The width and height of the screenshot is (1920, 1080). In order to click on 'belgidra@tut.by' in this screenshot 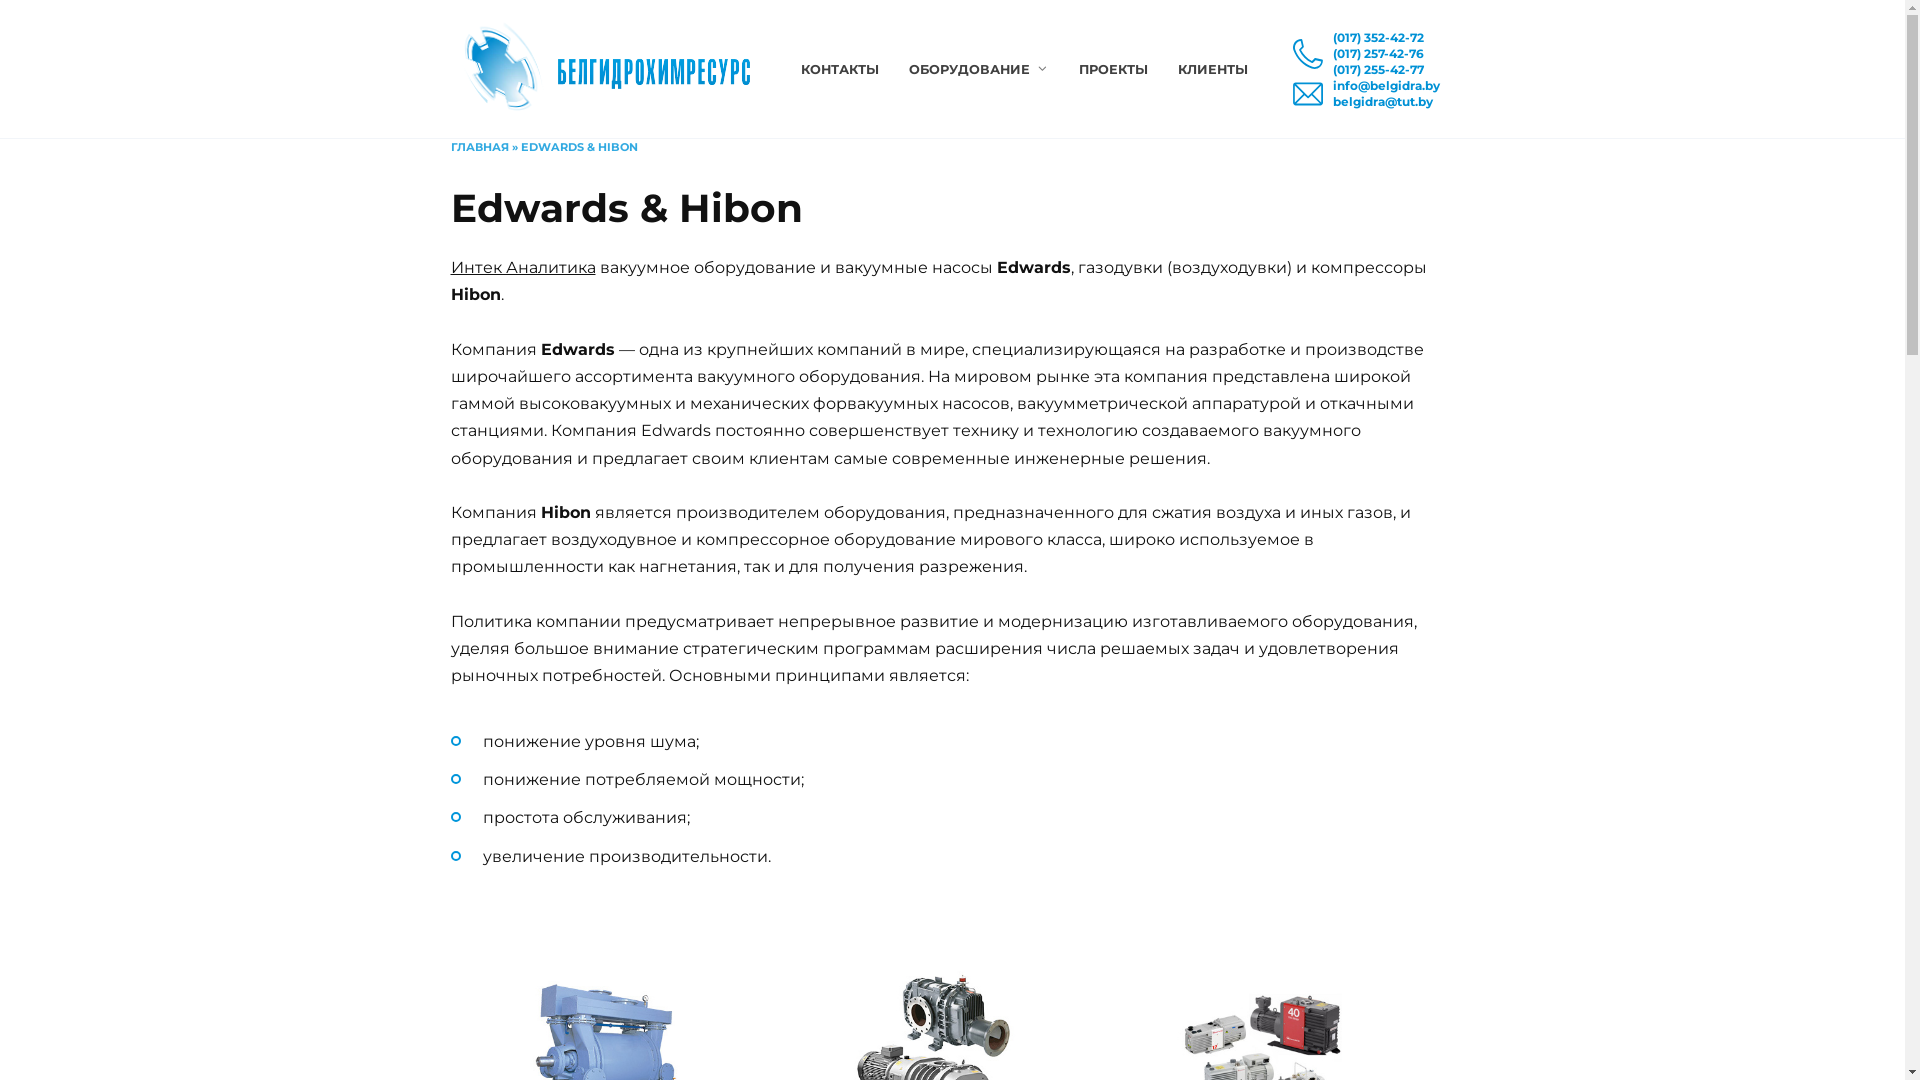, I will do `click(1384, 101)`.